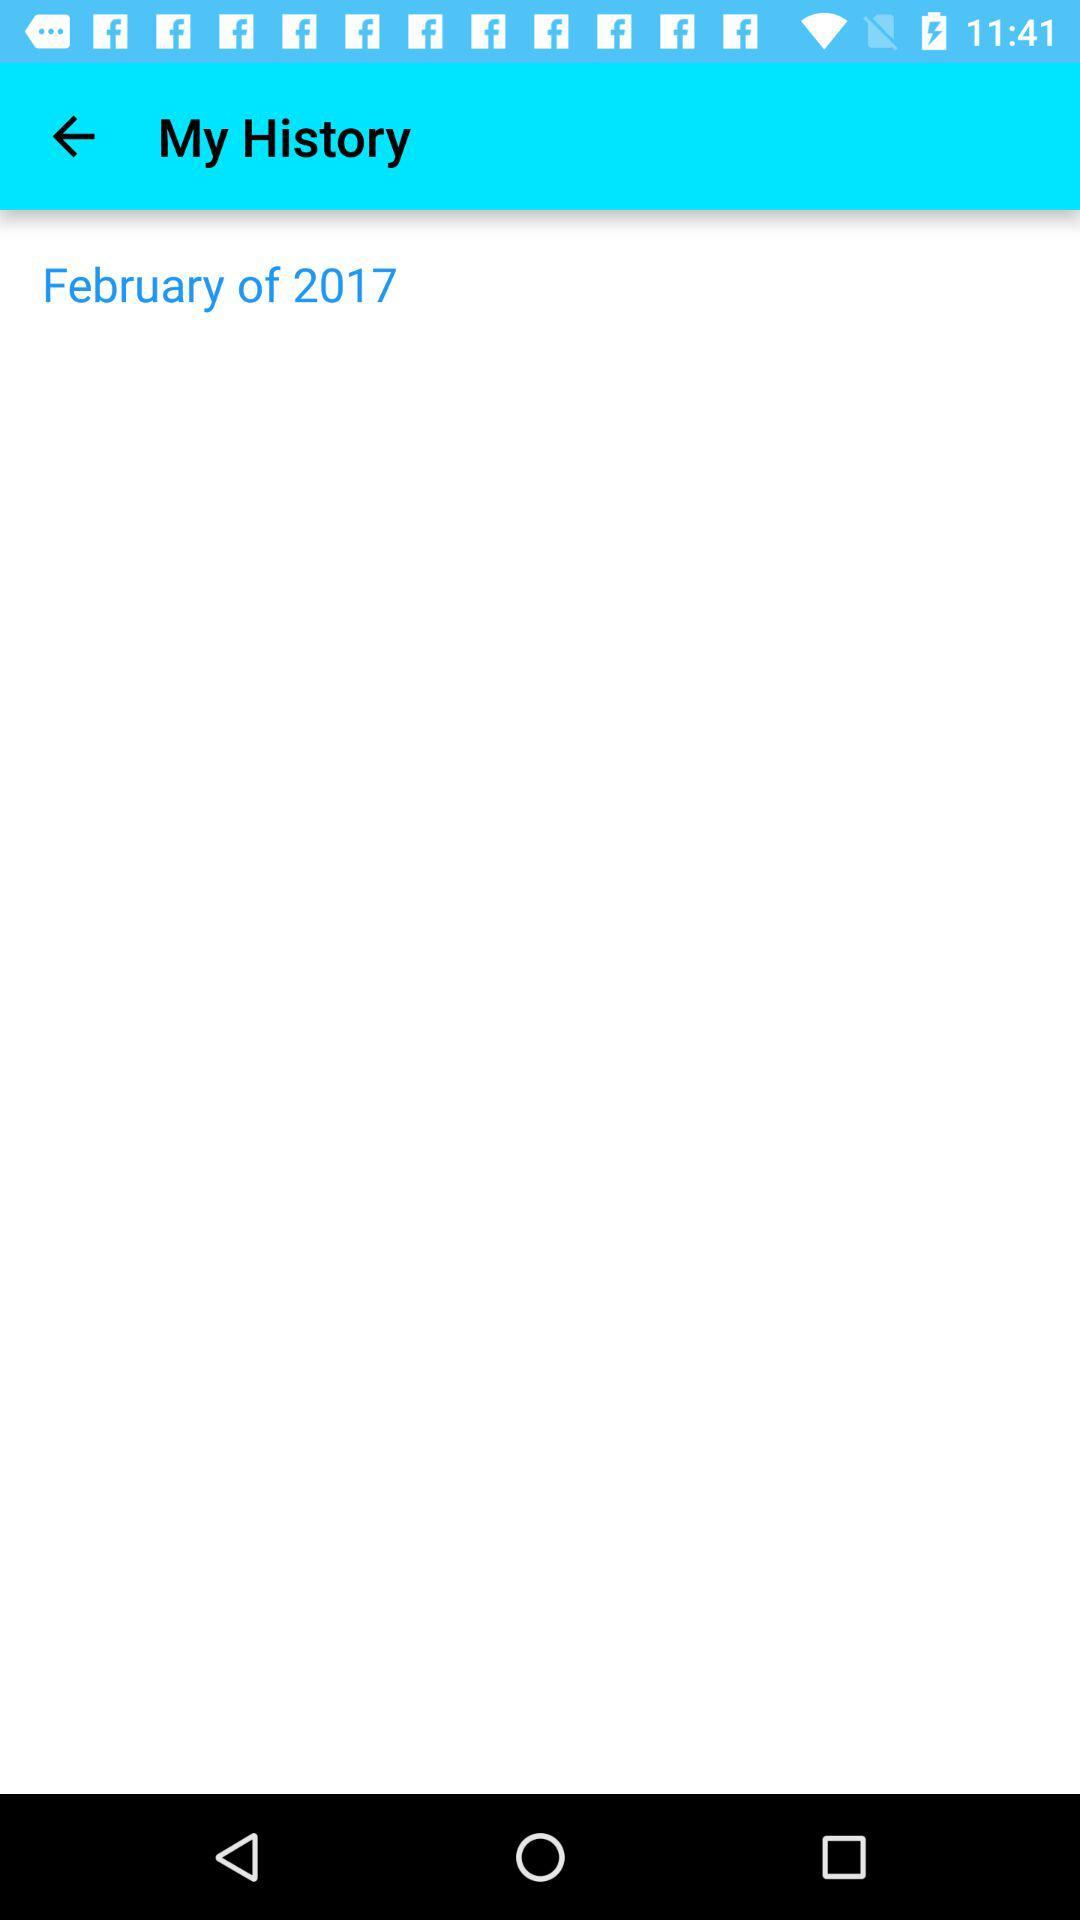  What do you see at coordinates (72, 135) in the screenshot?
I see `item next to the my history icon` at bounding box center [72, 135].